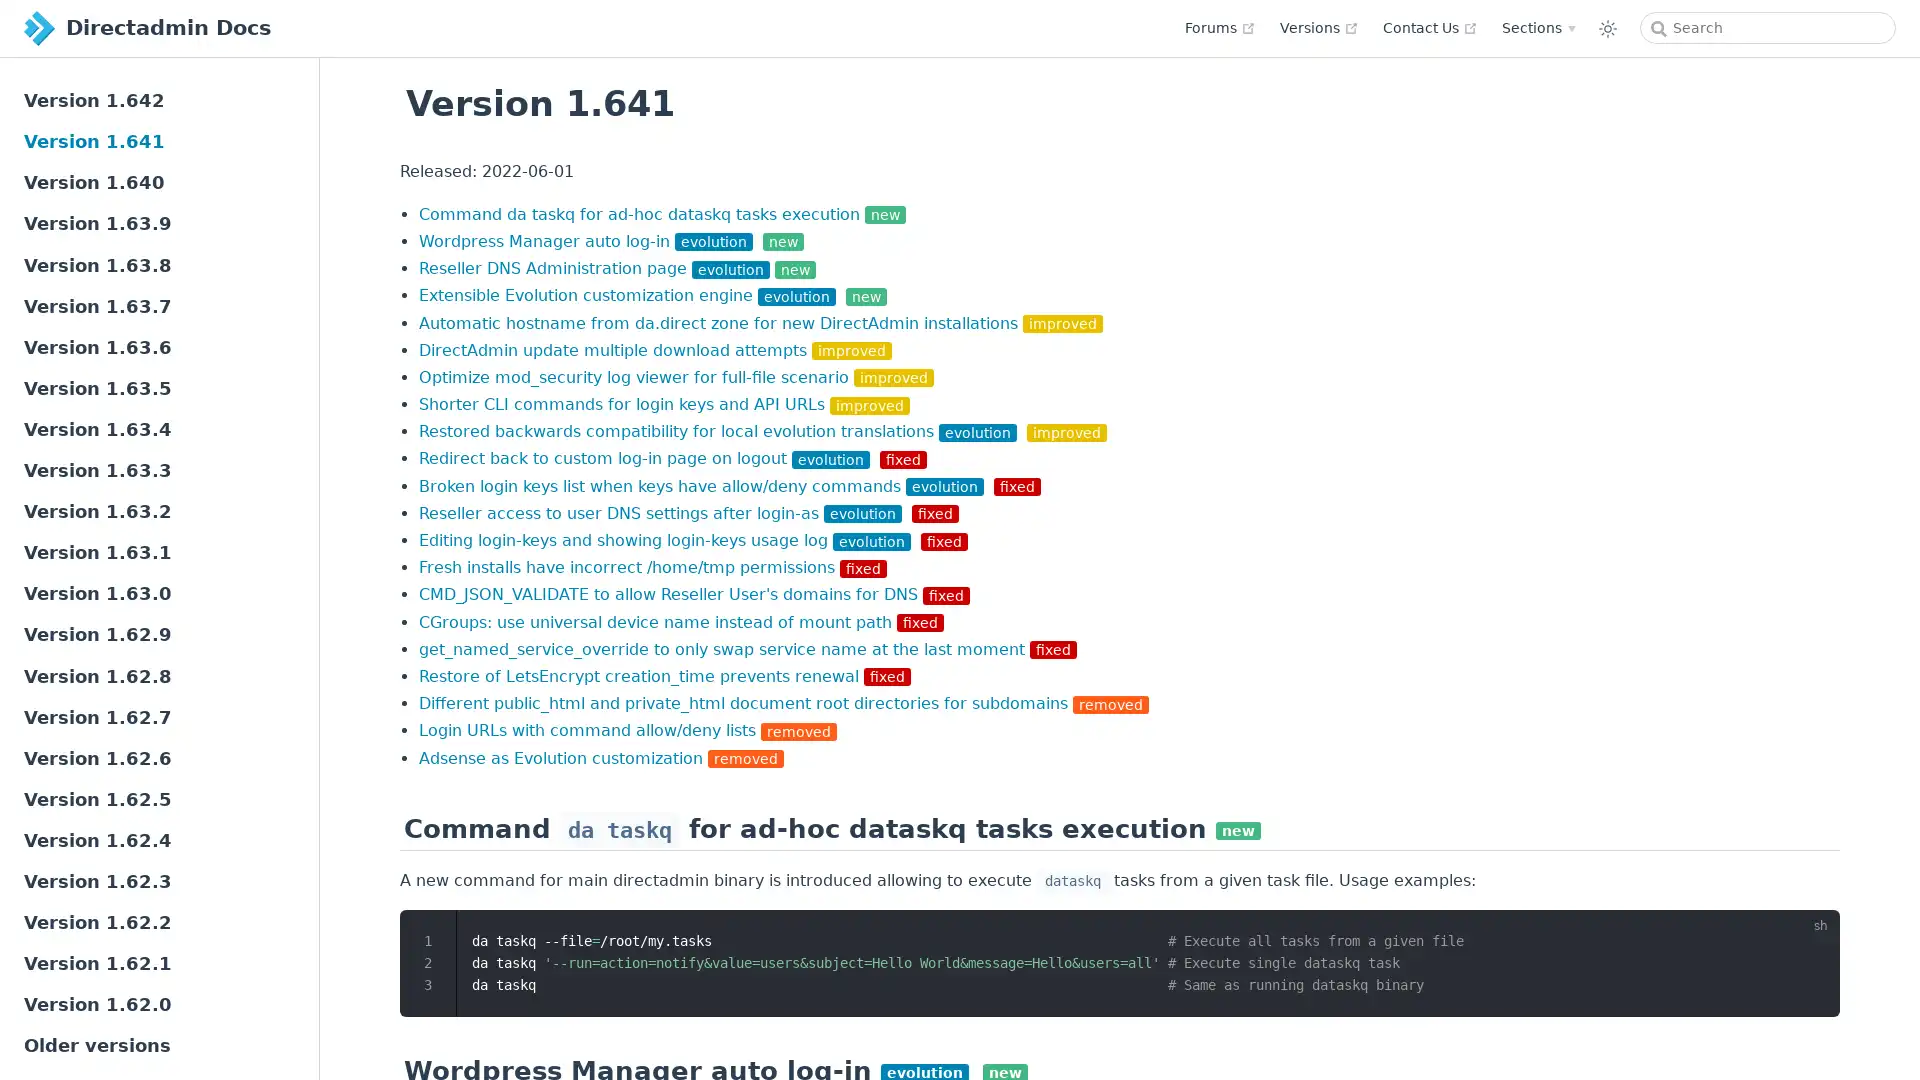  I want to click on Sections, so click(1537, 27).